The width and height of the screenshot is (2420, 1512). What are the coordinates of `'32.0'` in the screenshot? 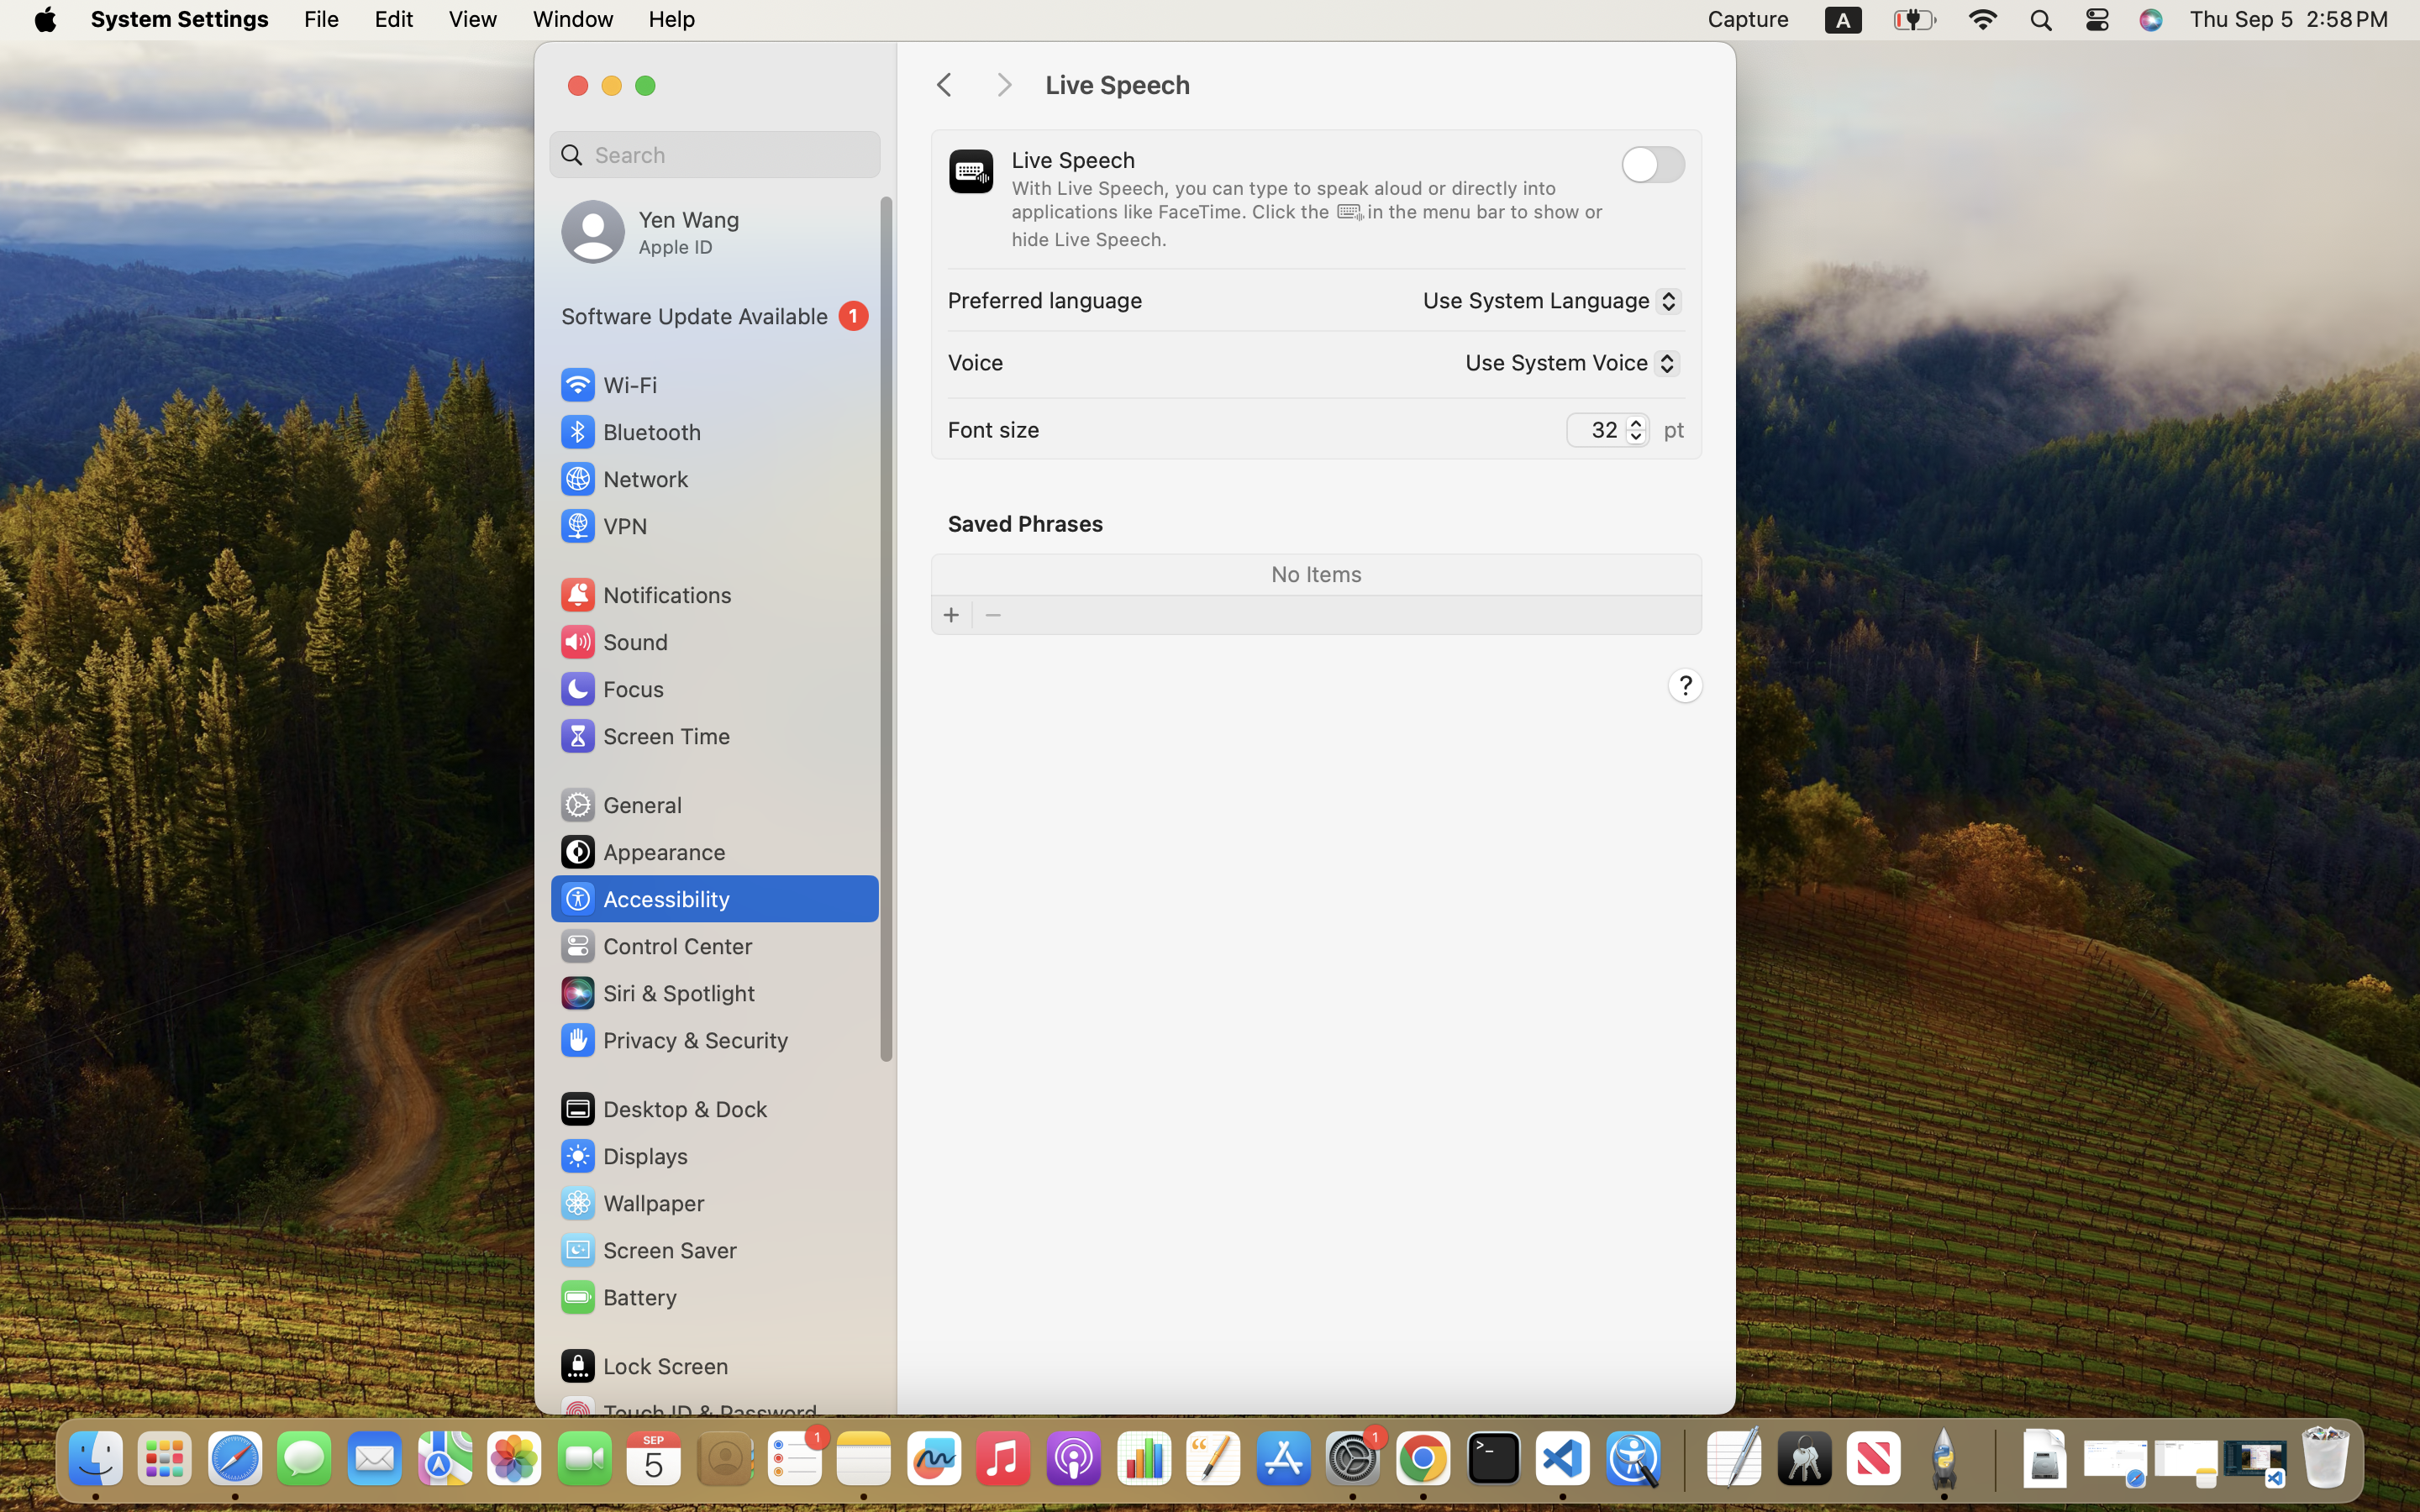 It's located at (1634, 428).